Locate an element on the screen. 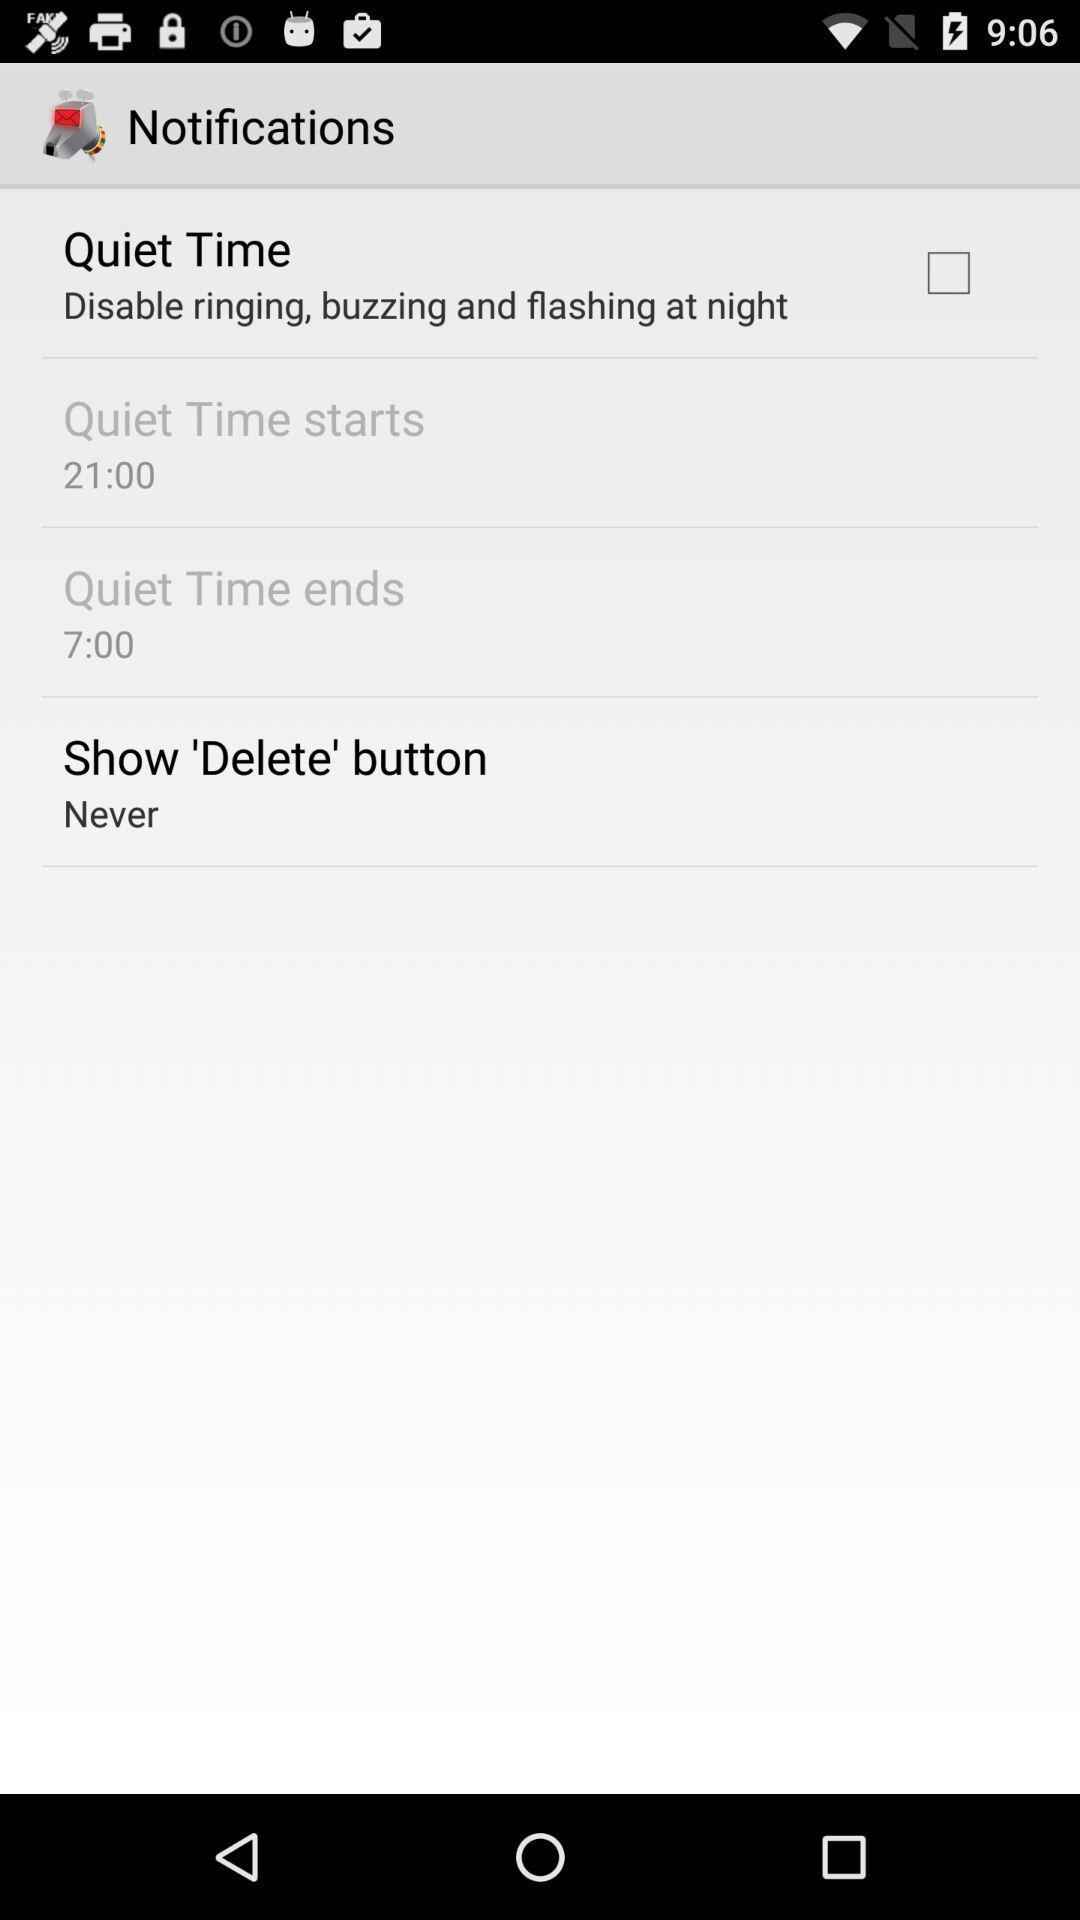  the show 'delete' button app is located at coordinates (275, 755).